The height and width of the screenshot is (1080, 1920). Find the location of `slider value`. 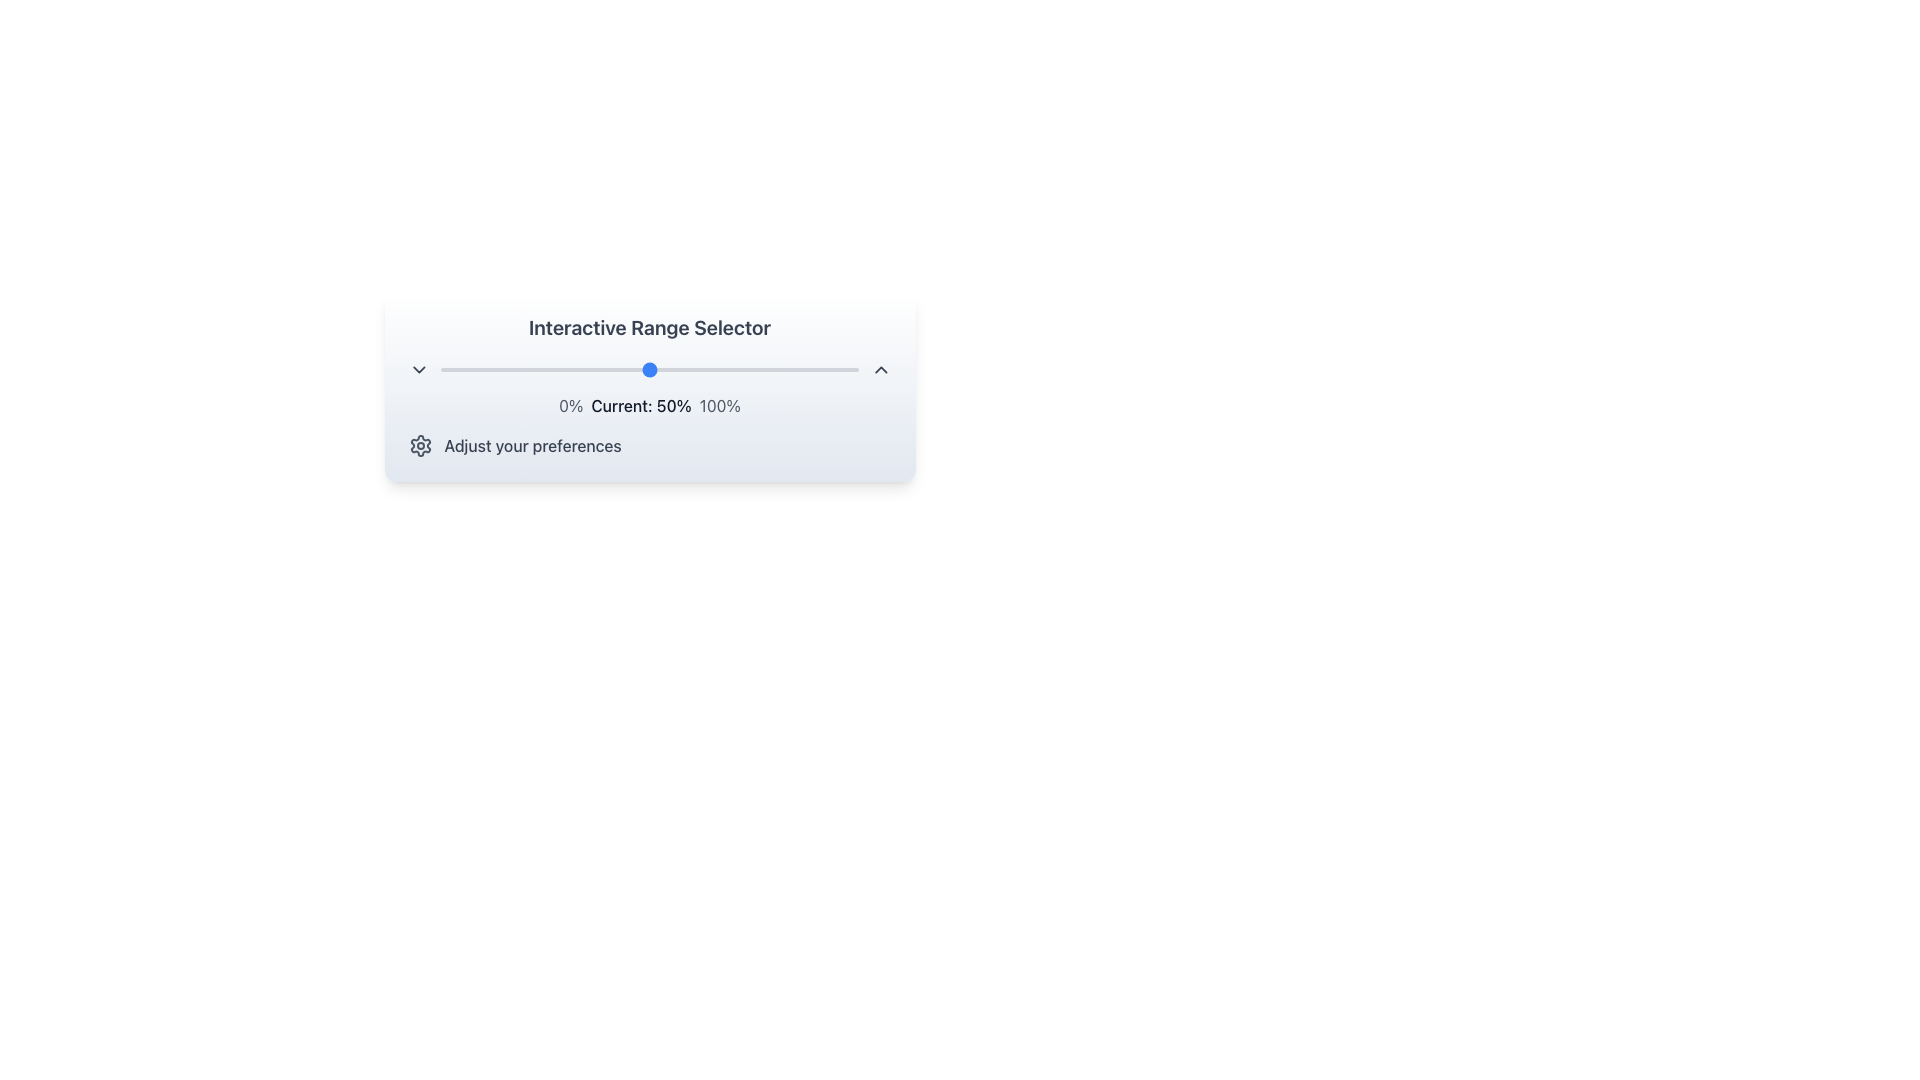

slider value is located at coordinates (700, 370).